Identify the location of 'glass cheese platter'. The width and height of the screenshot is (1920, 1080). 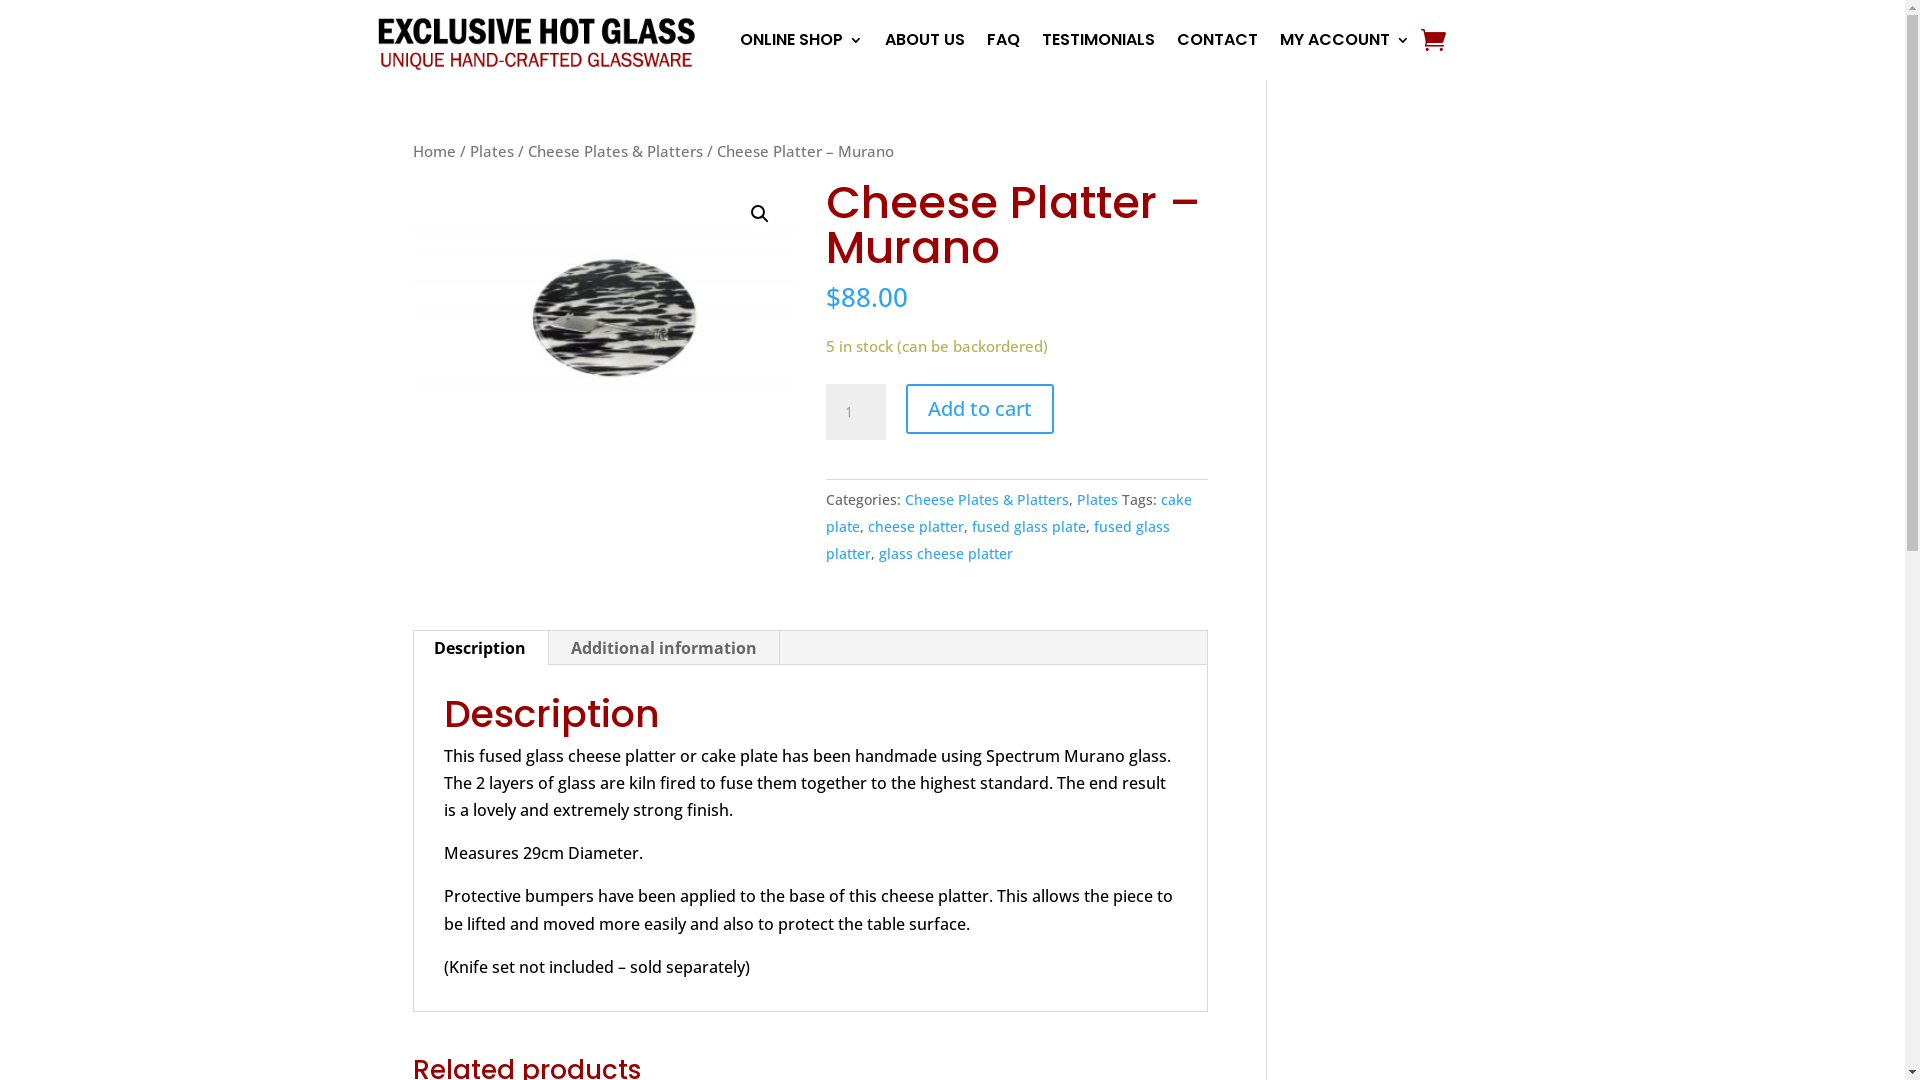
(878, 553).